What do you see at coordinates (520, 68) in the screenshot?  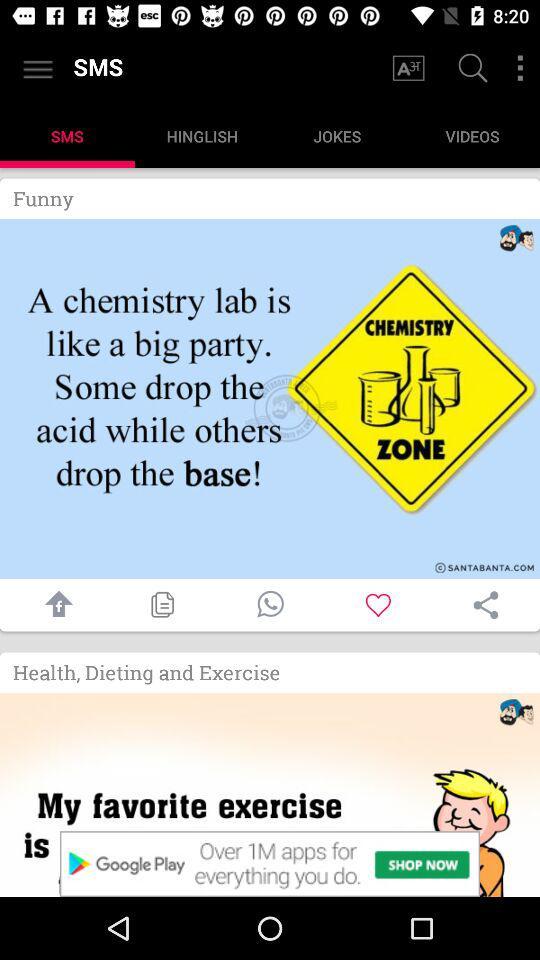 I see `open options` at bounding box center [520, 68].